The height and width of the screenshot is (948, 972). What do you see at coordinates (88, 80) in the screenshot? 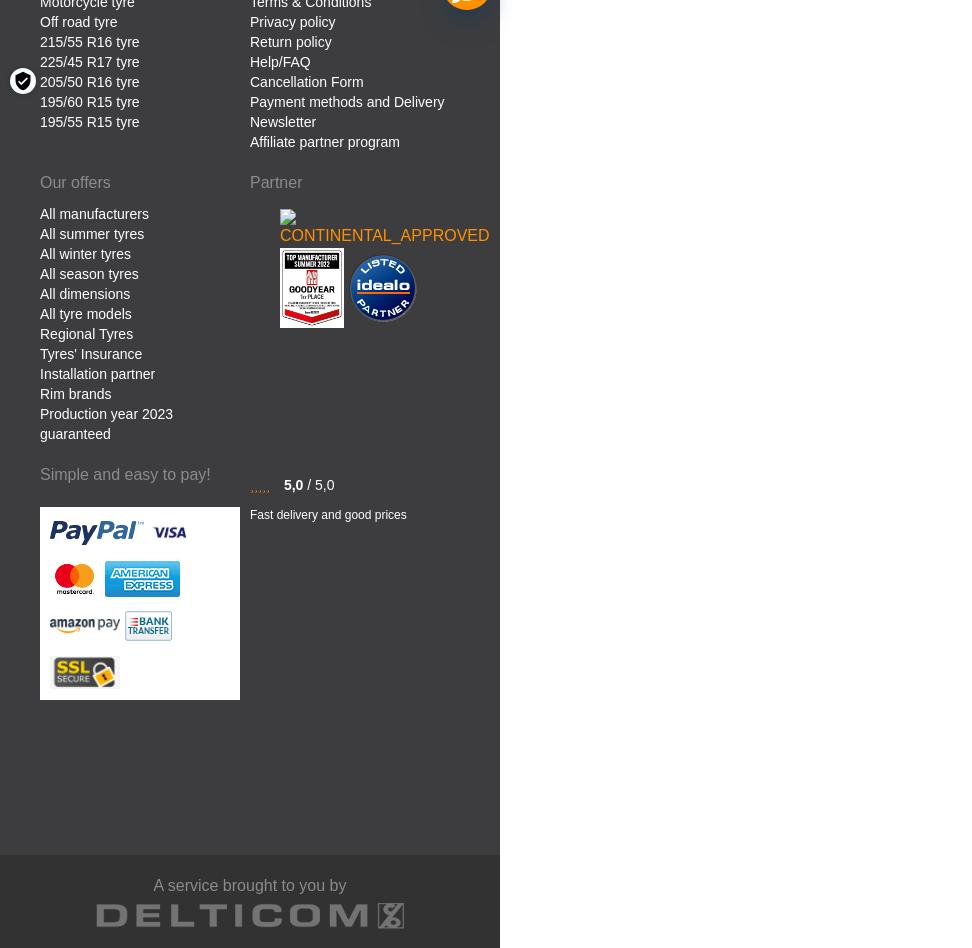
I see `'205/50 R16 tyre'` at bounding box center [88, 80].